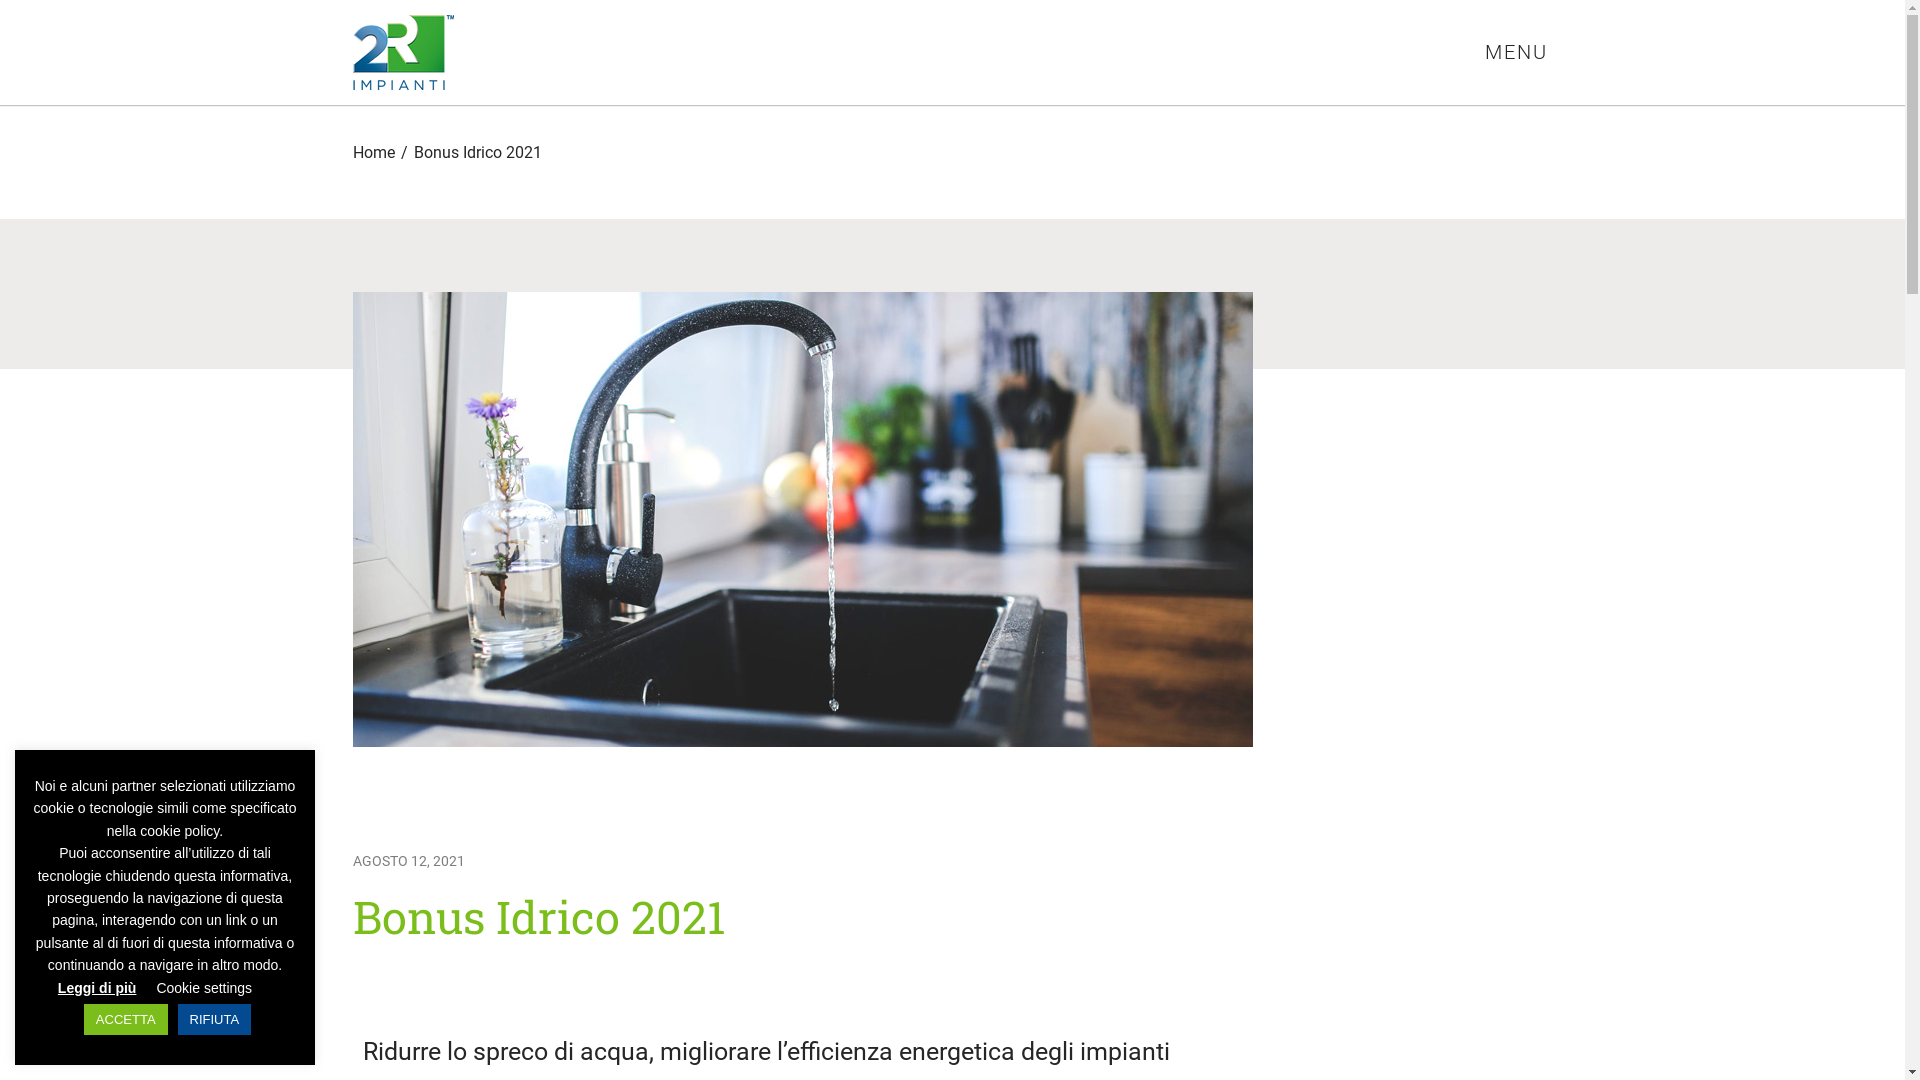 The image size is (1920, 1080). I want to click on 'Cookie settings', so click(204, 986).